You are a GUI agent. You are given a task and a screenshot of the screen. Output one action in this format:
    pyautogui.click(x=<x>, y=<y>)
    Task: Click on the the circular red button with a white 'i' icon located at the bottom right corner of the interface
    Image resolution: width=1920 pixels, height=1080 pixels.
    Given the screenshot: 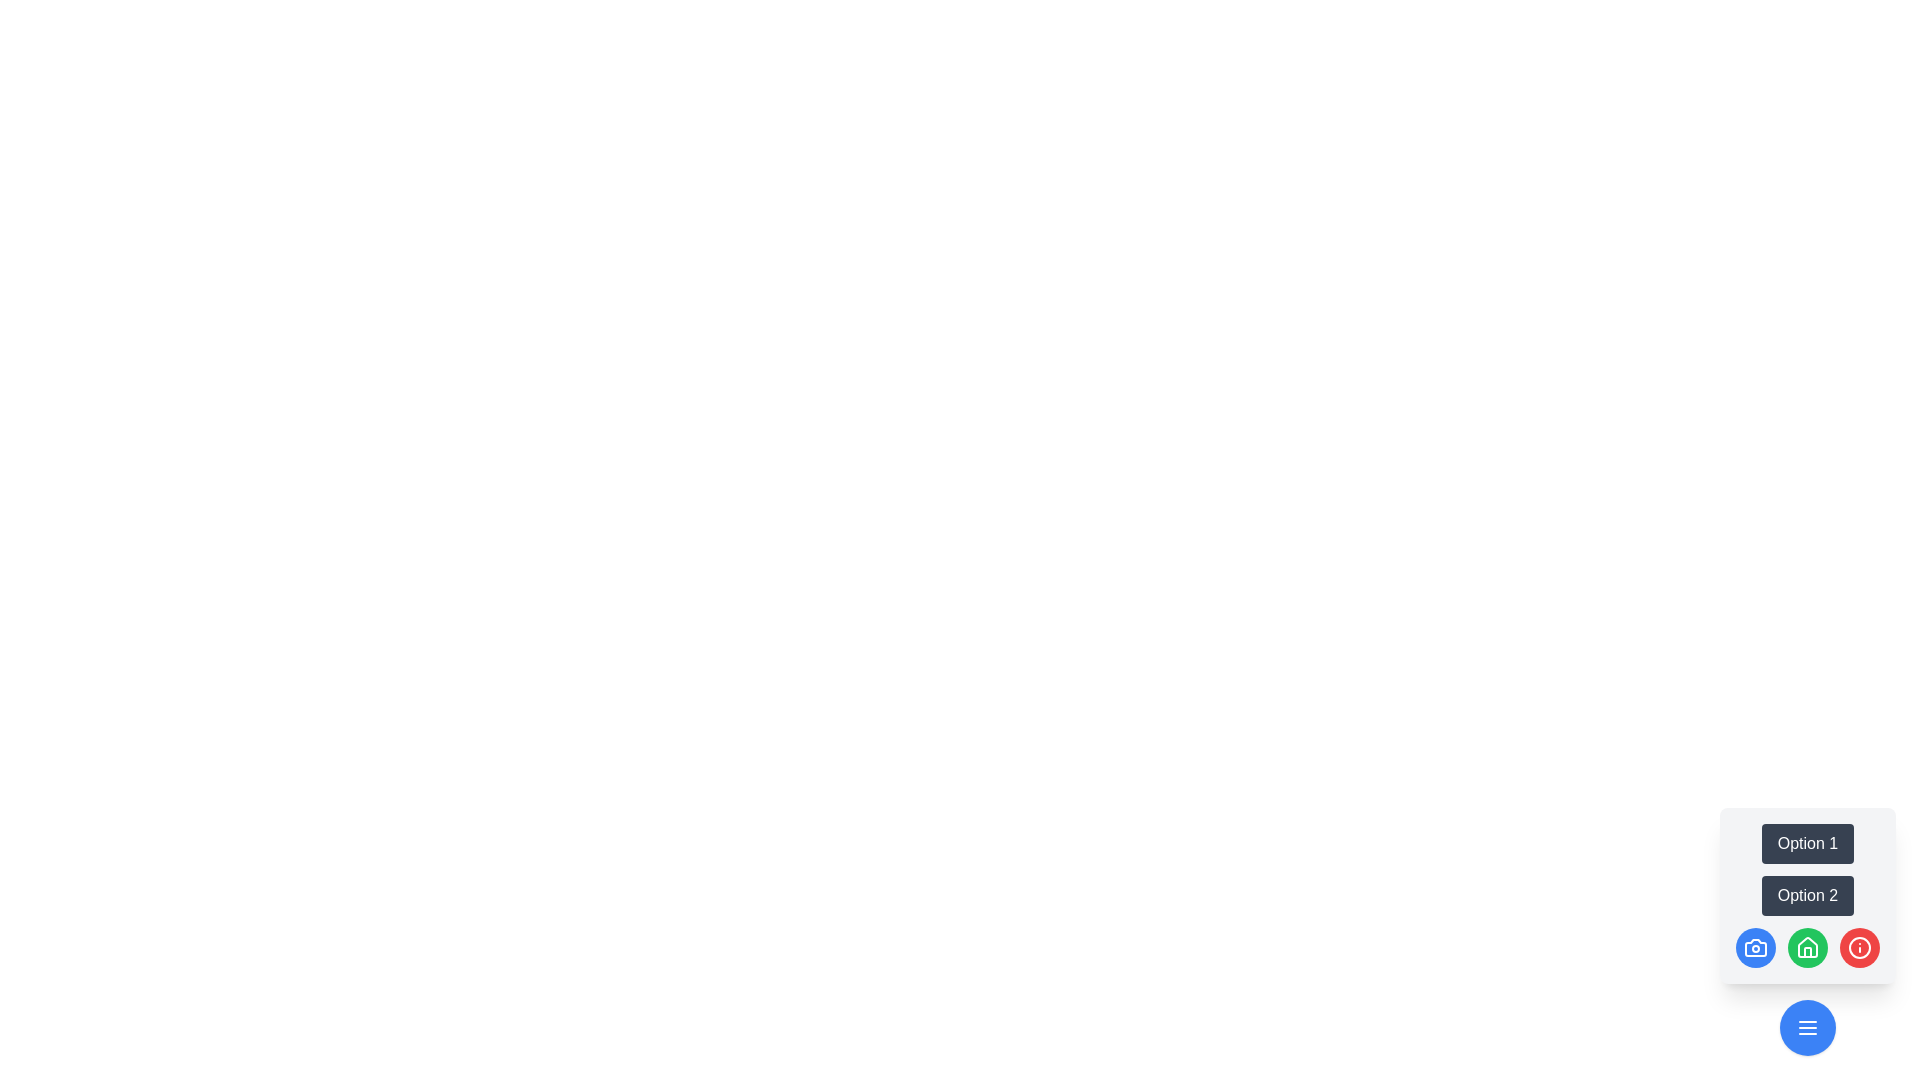 What is the action you would take?
    pyautogui.click(x=1859, y=947)
    